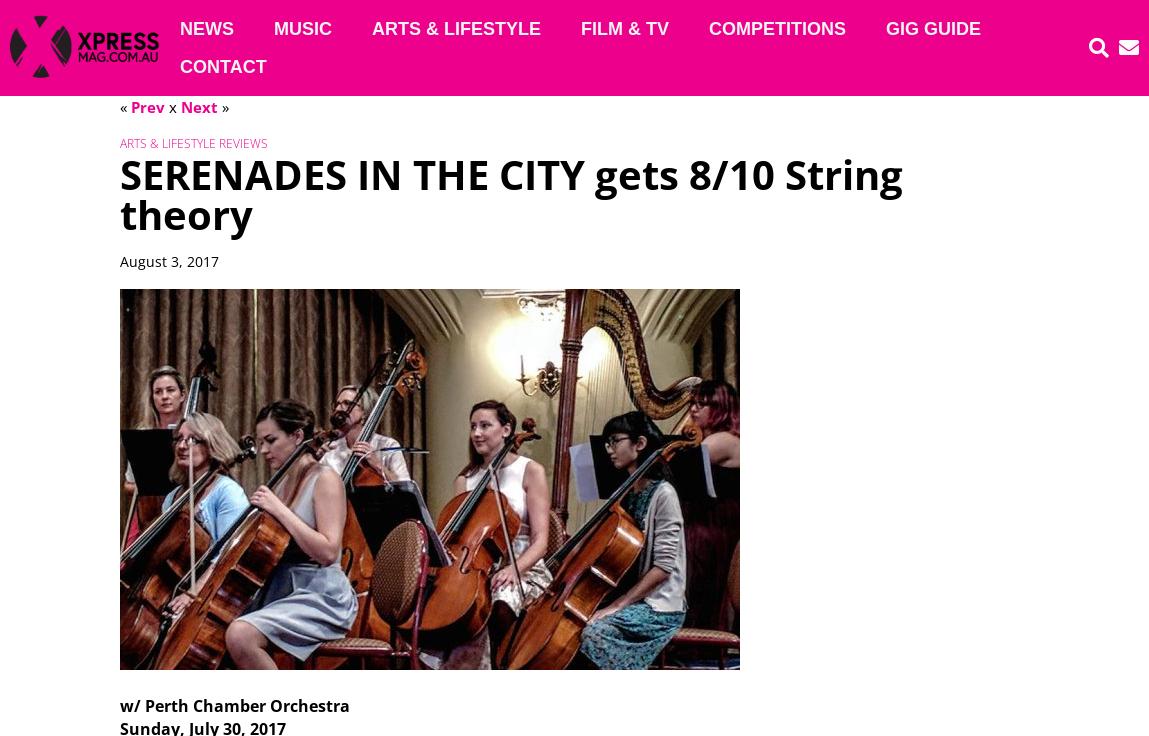 The image size is (1149, 736). I want to click on 'SERENADES IN THE CITY gets 8/10 String theory', so click(509, 193).